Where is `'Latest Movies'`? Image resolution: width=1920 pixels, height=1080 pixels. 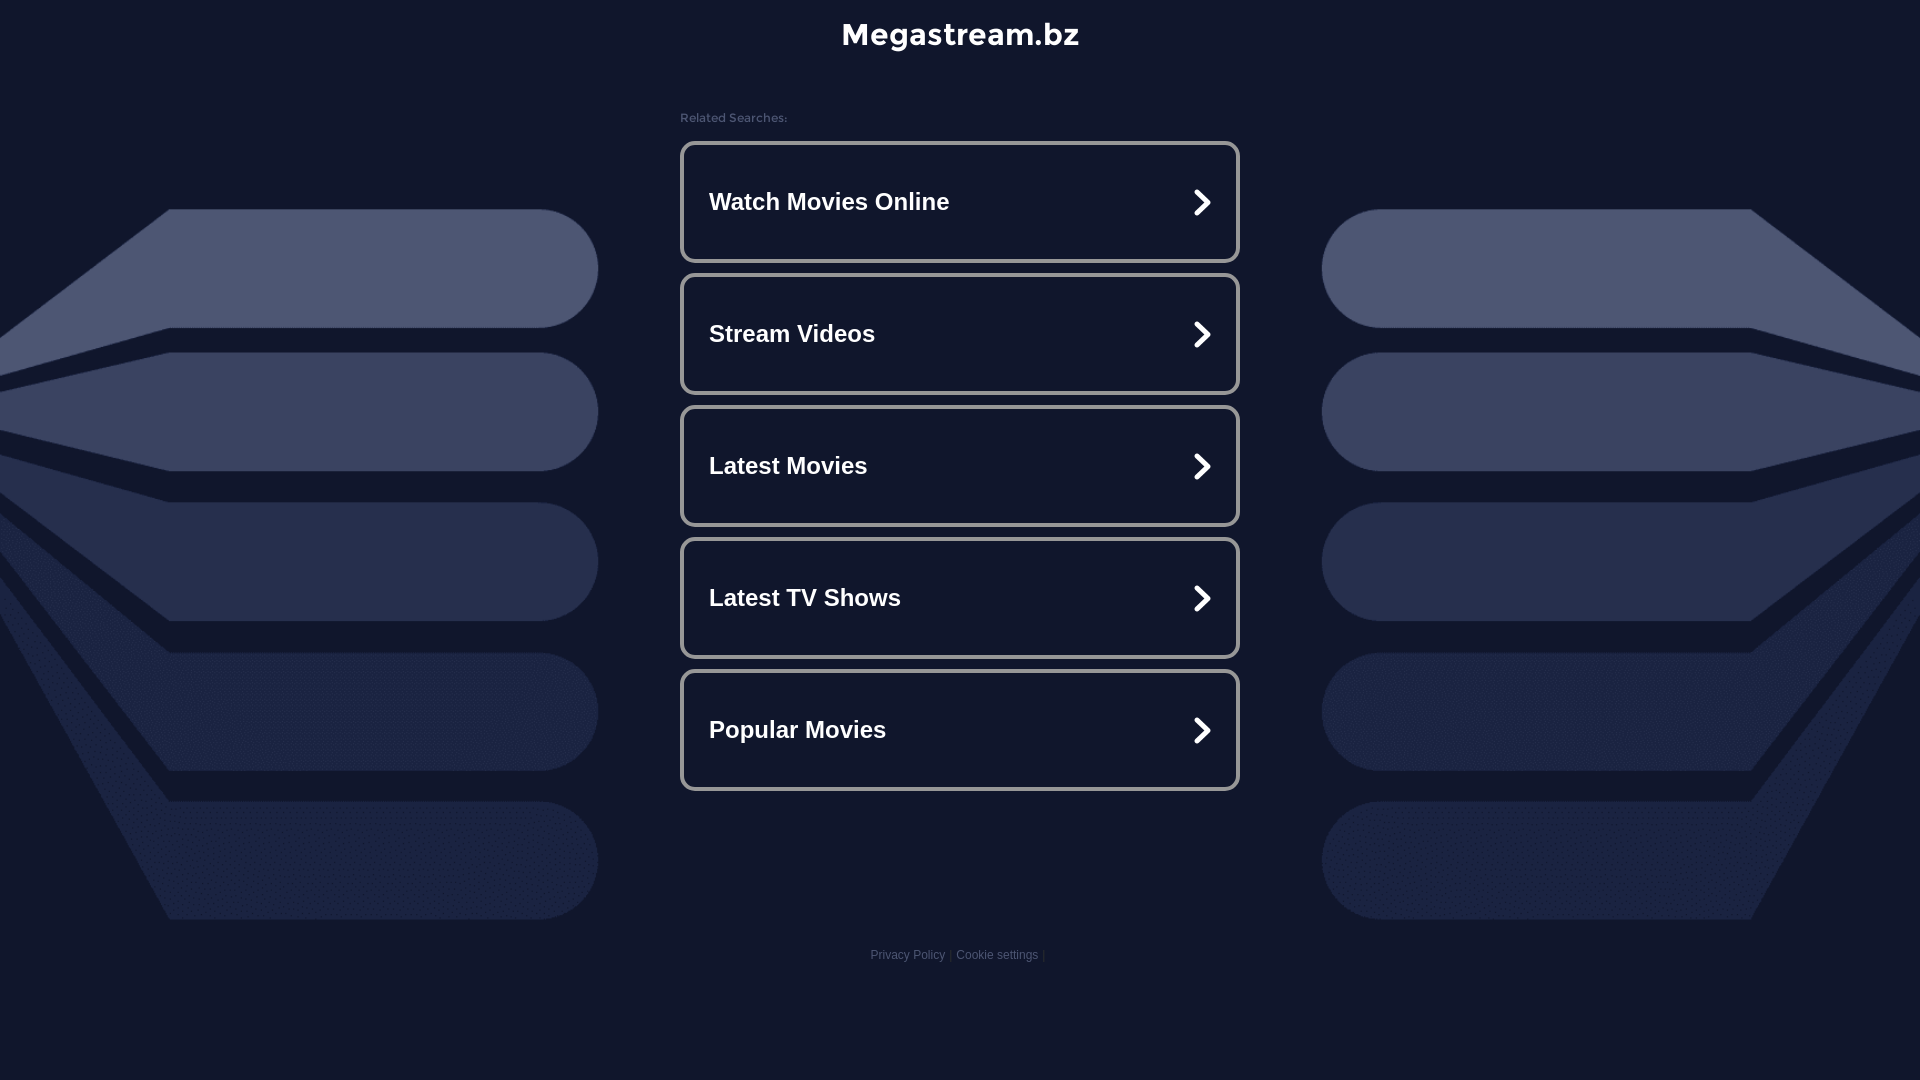
'Latest Movies' is located at coordinates (960, 466).